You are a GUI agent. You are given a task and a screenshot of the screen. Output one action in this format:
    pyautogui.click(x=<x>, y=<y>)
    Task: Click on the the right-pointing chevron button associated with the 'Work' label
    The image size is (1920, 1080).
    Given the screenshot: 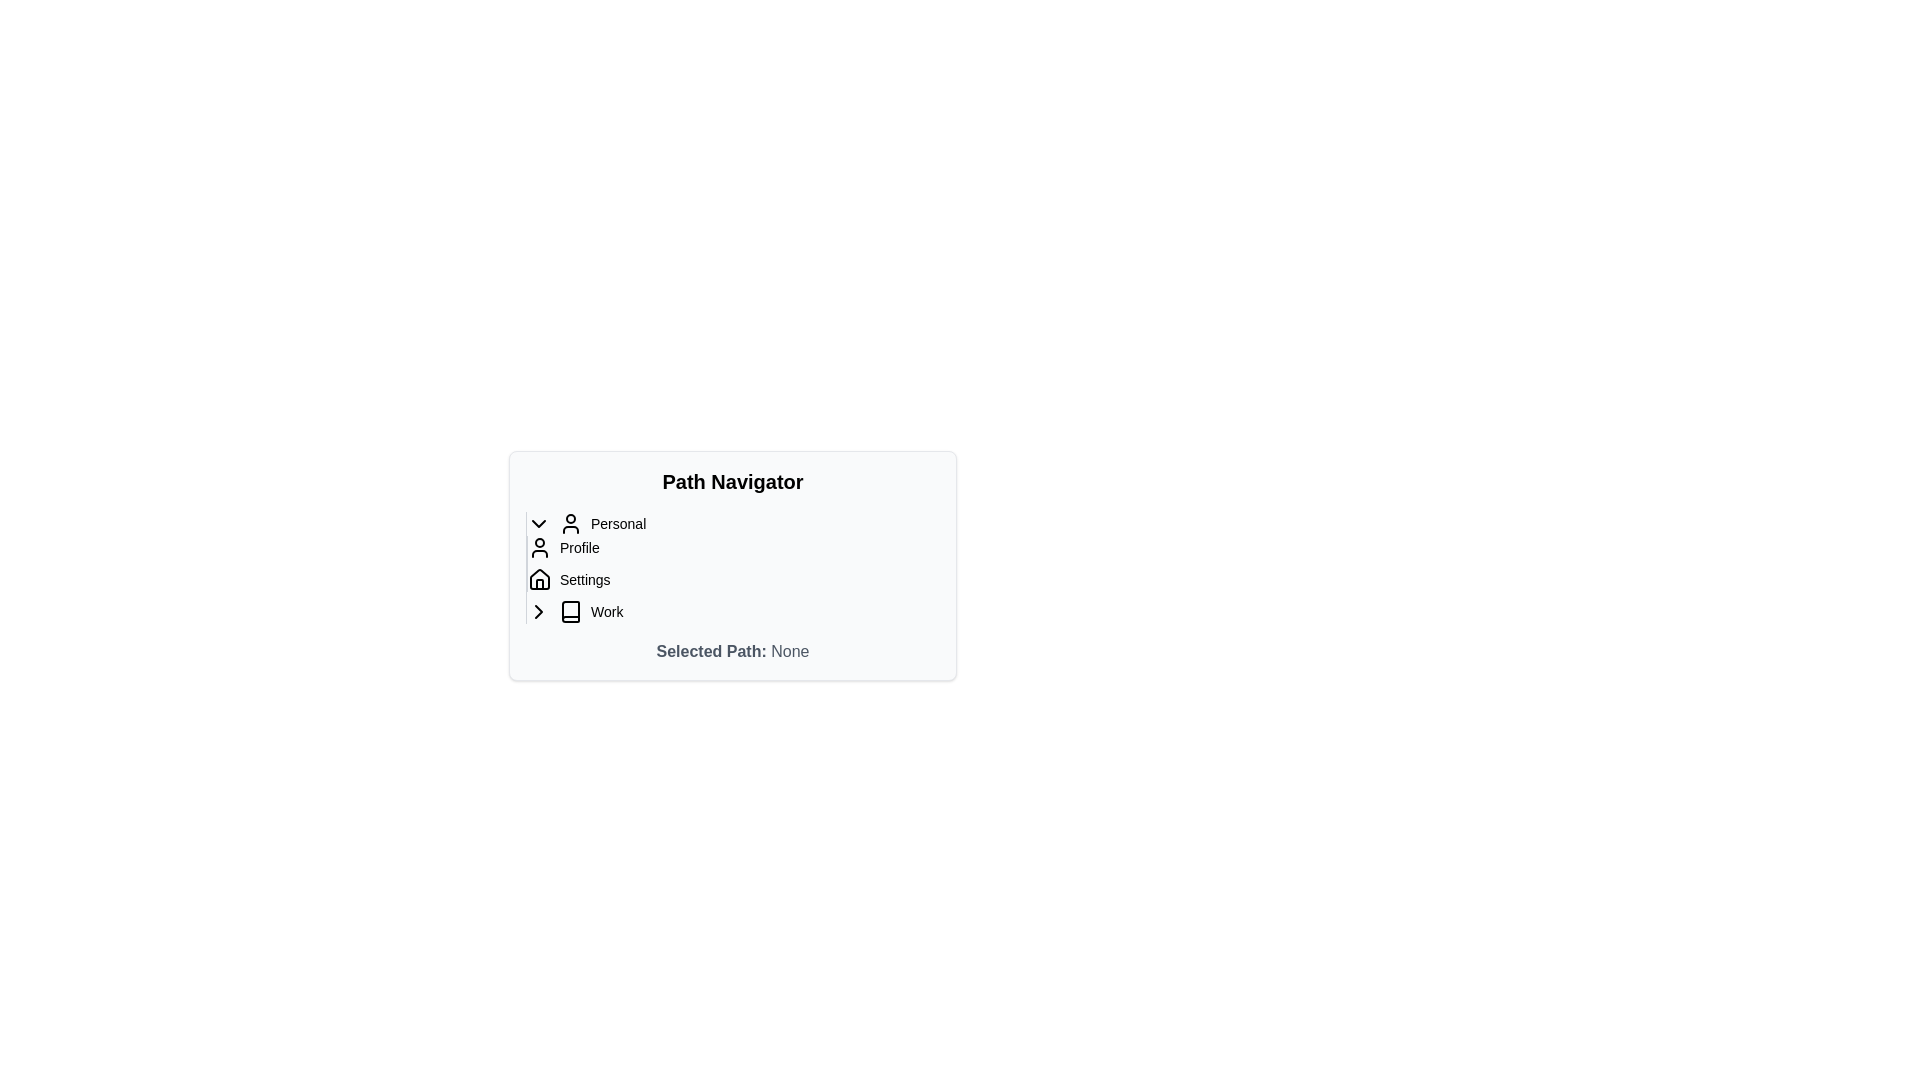 What is the action you would take?
    pyautogui.click(x=538, y=611)
    